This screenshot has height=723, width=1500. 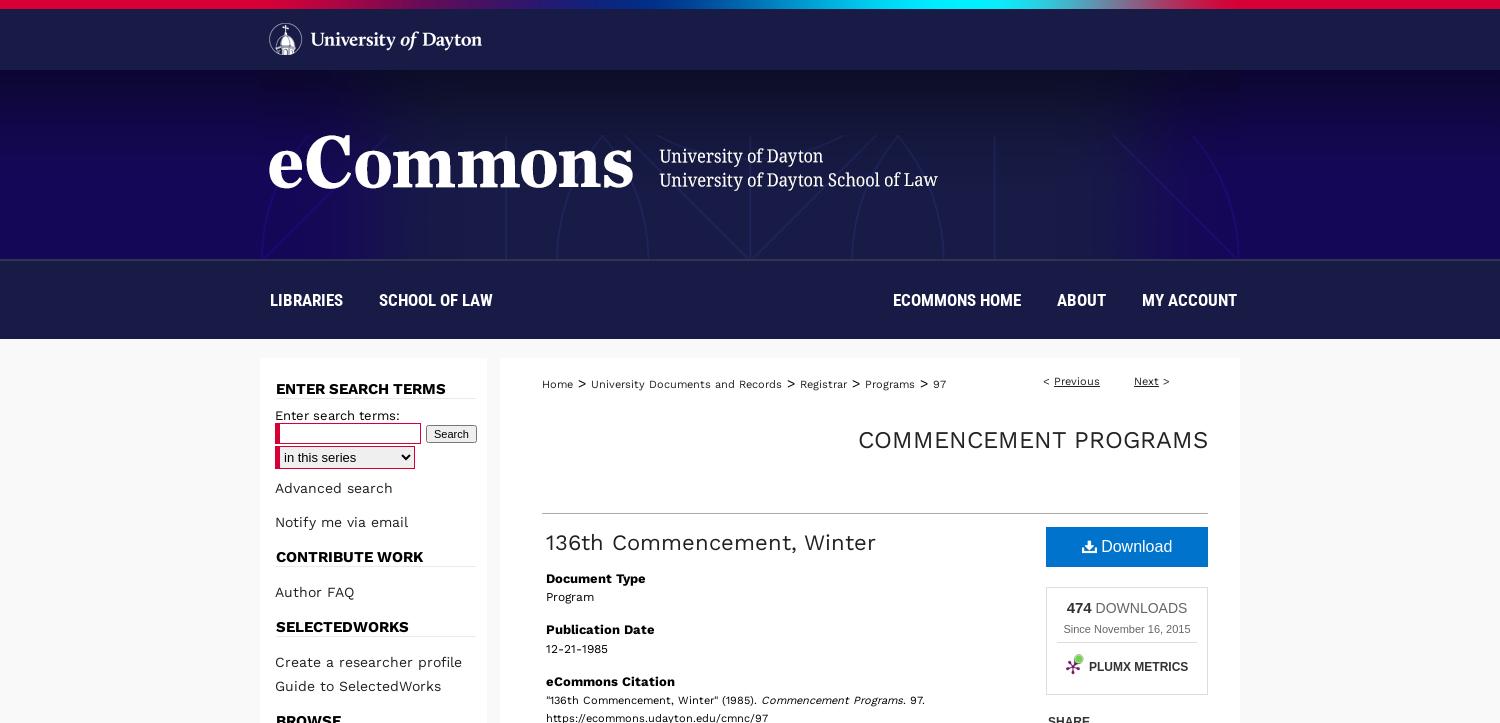 I want to click on 'Advanced search', so click(x=333, y=488).